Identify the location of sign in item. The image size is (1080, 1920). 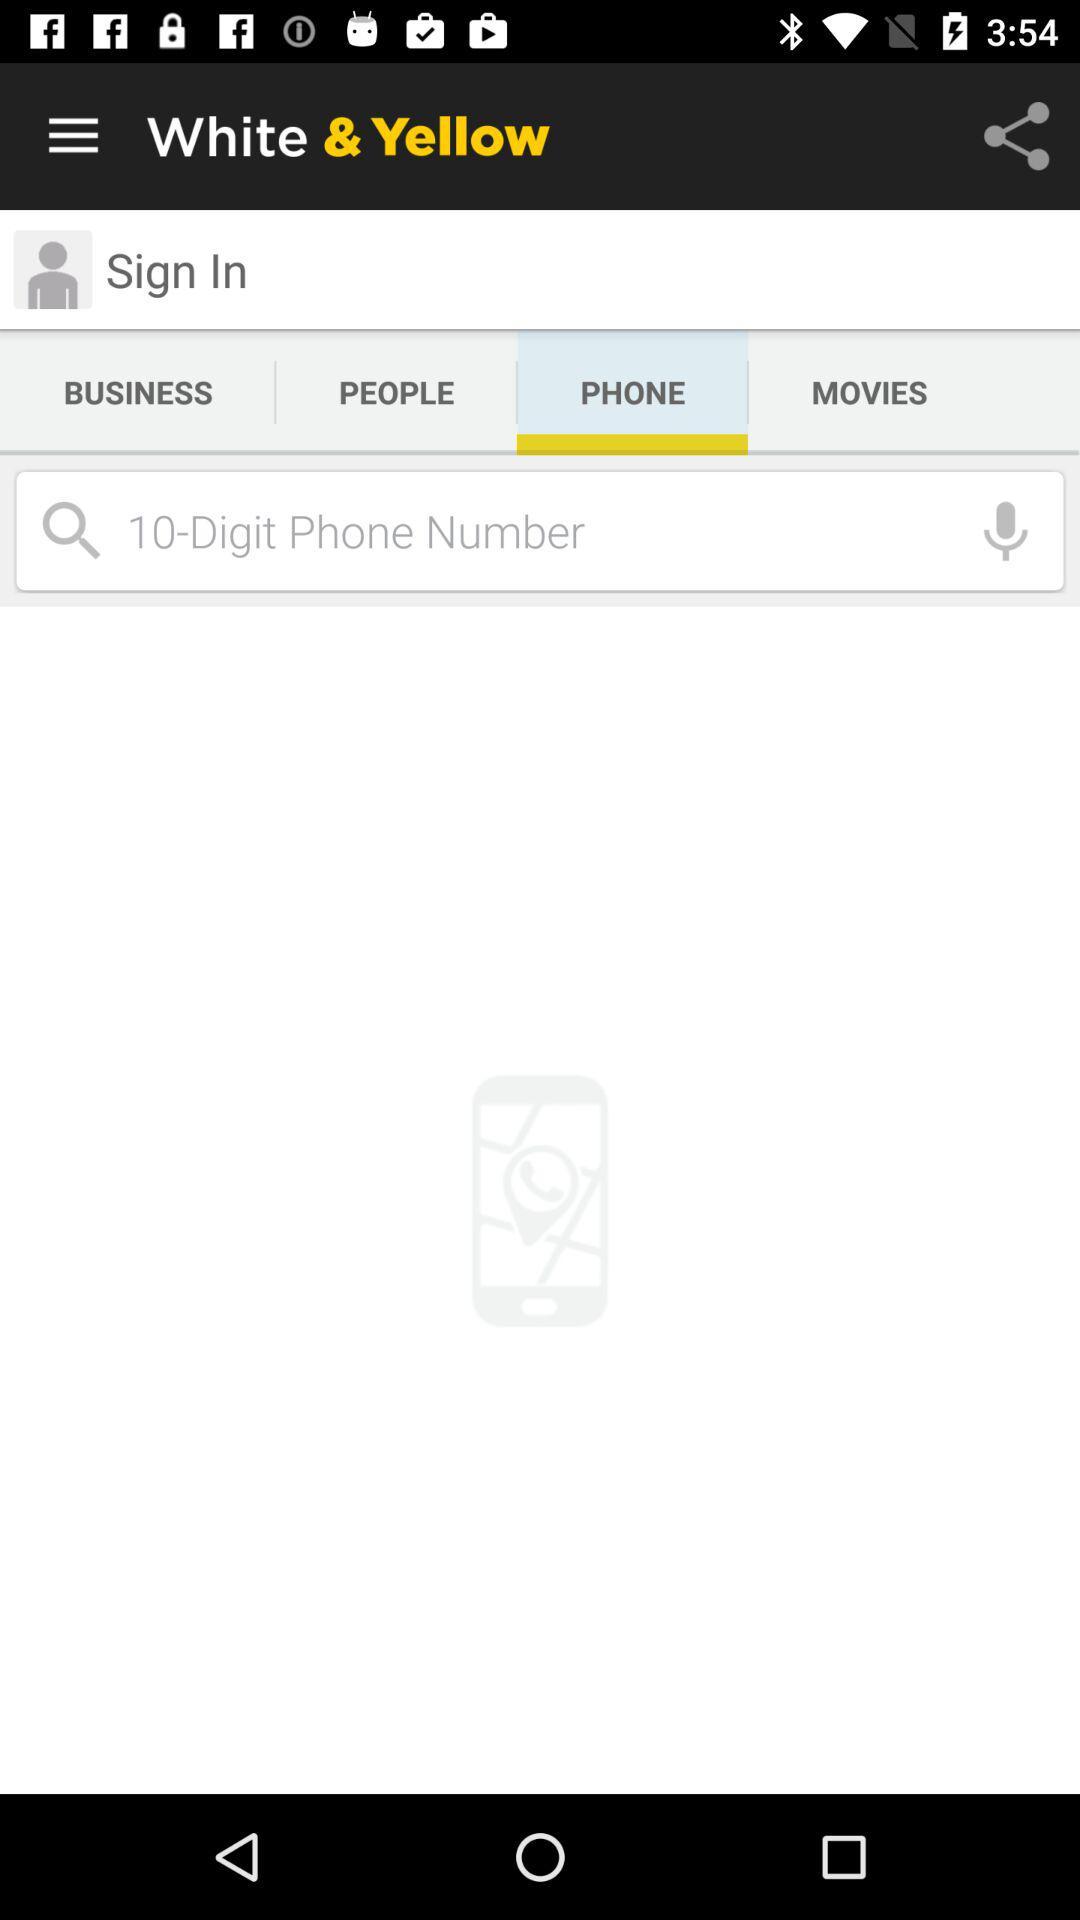
(176, 268).